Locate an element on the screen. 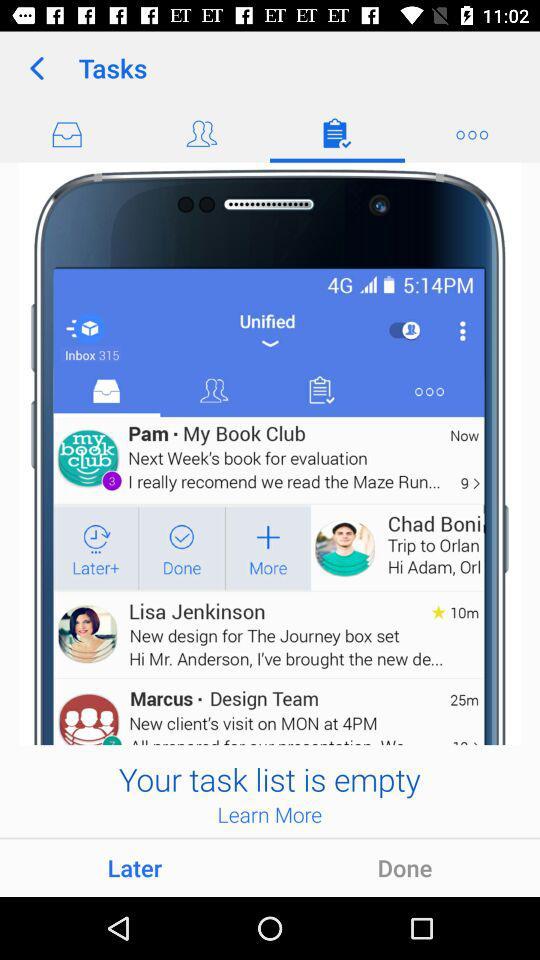  the app to the left of the tasks is located at coordinates (36, 68).